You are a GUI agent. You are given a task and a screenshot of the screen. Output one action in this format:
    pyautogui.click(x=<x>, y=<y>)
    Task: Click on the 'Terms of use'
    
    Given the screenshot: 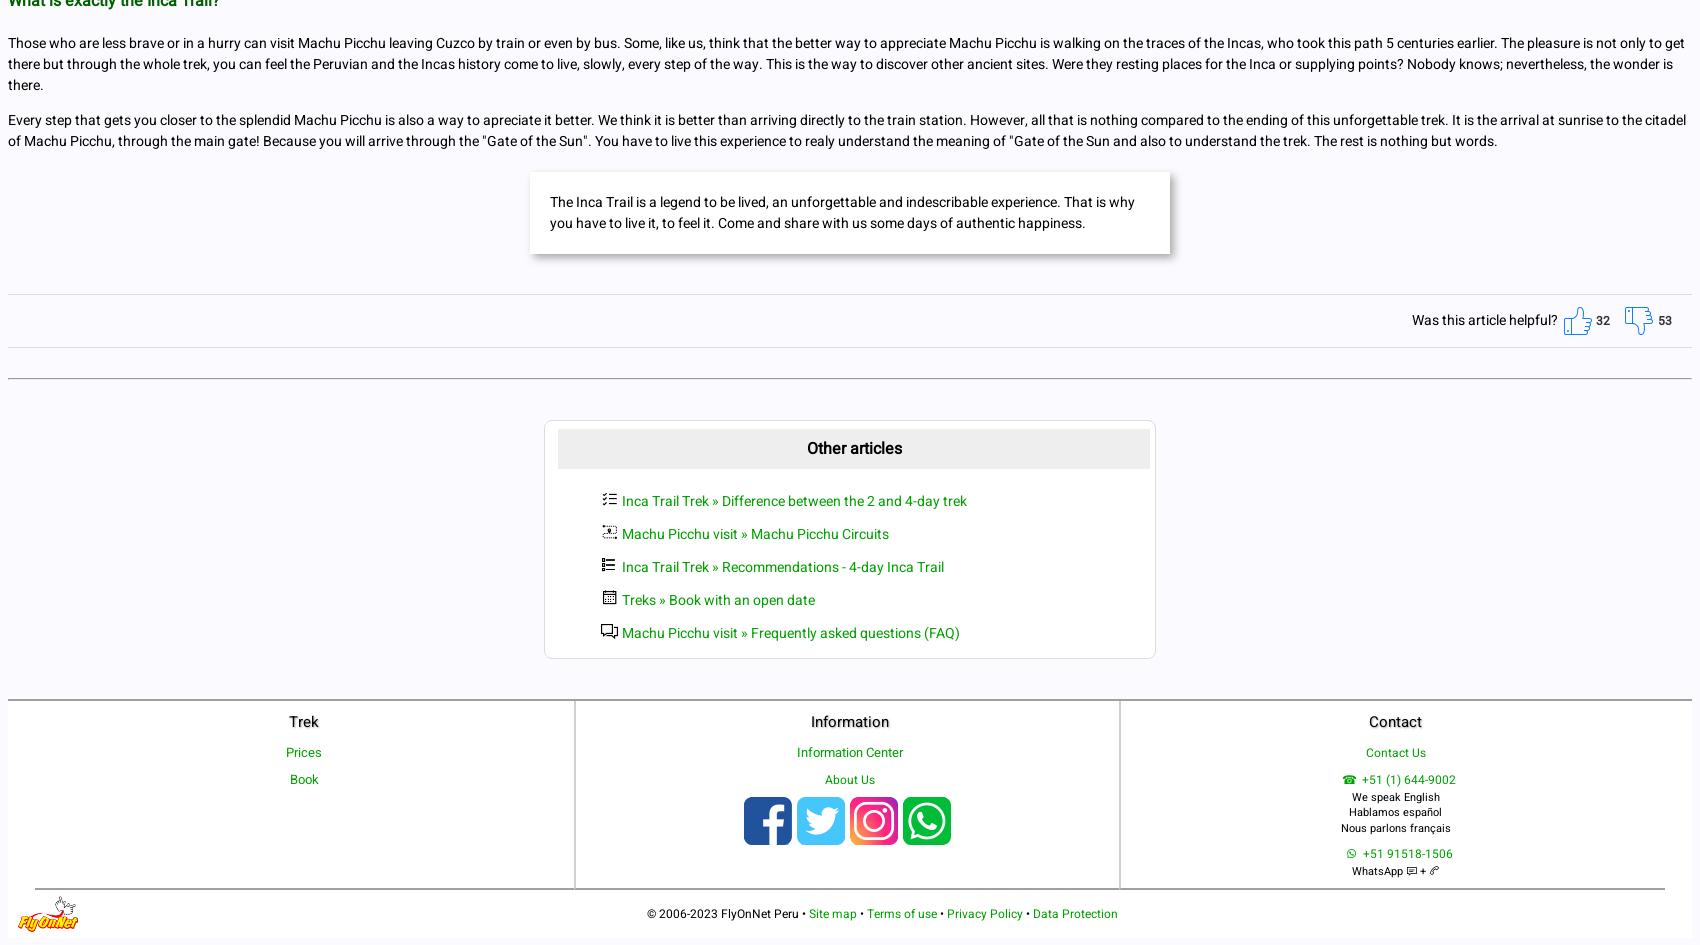 What is the action you would take?
    pyautogui.click(x=902, y=911)
    